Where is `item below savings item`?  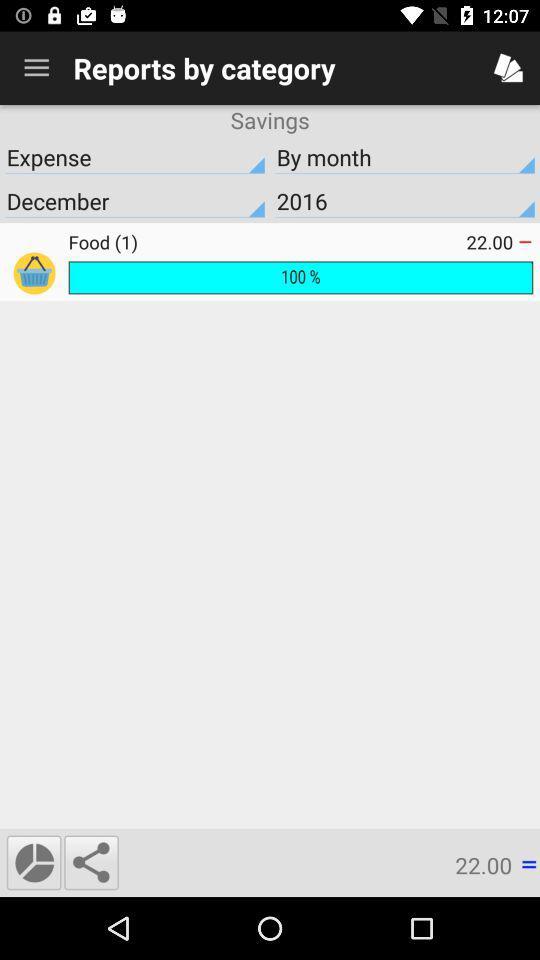 item below savings item is located at coordinates (135, 156).